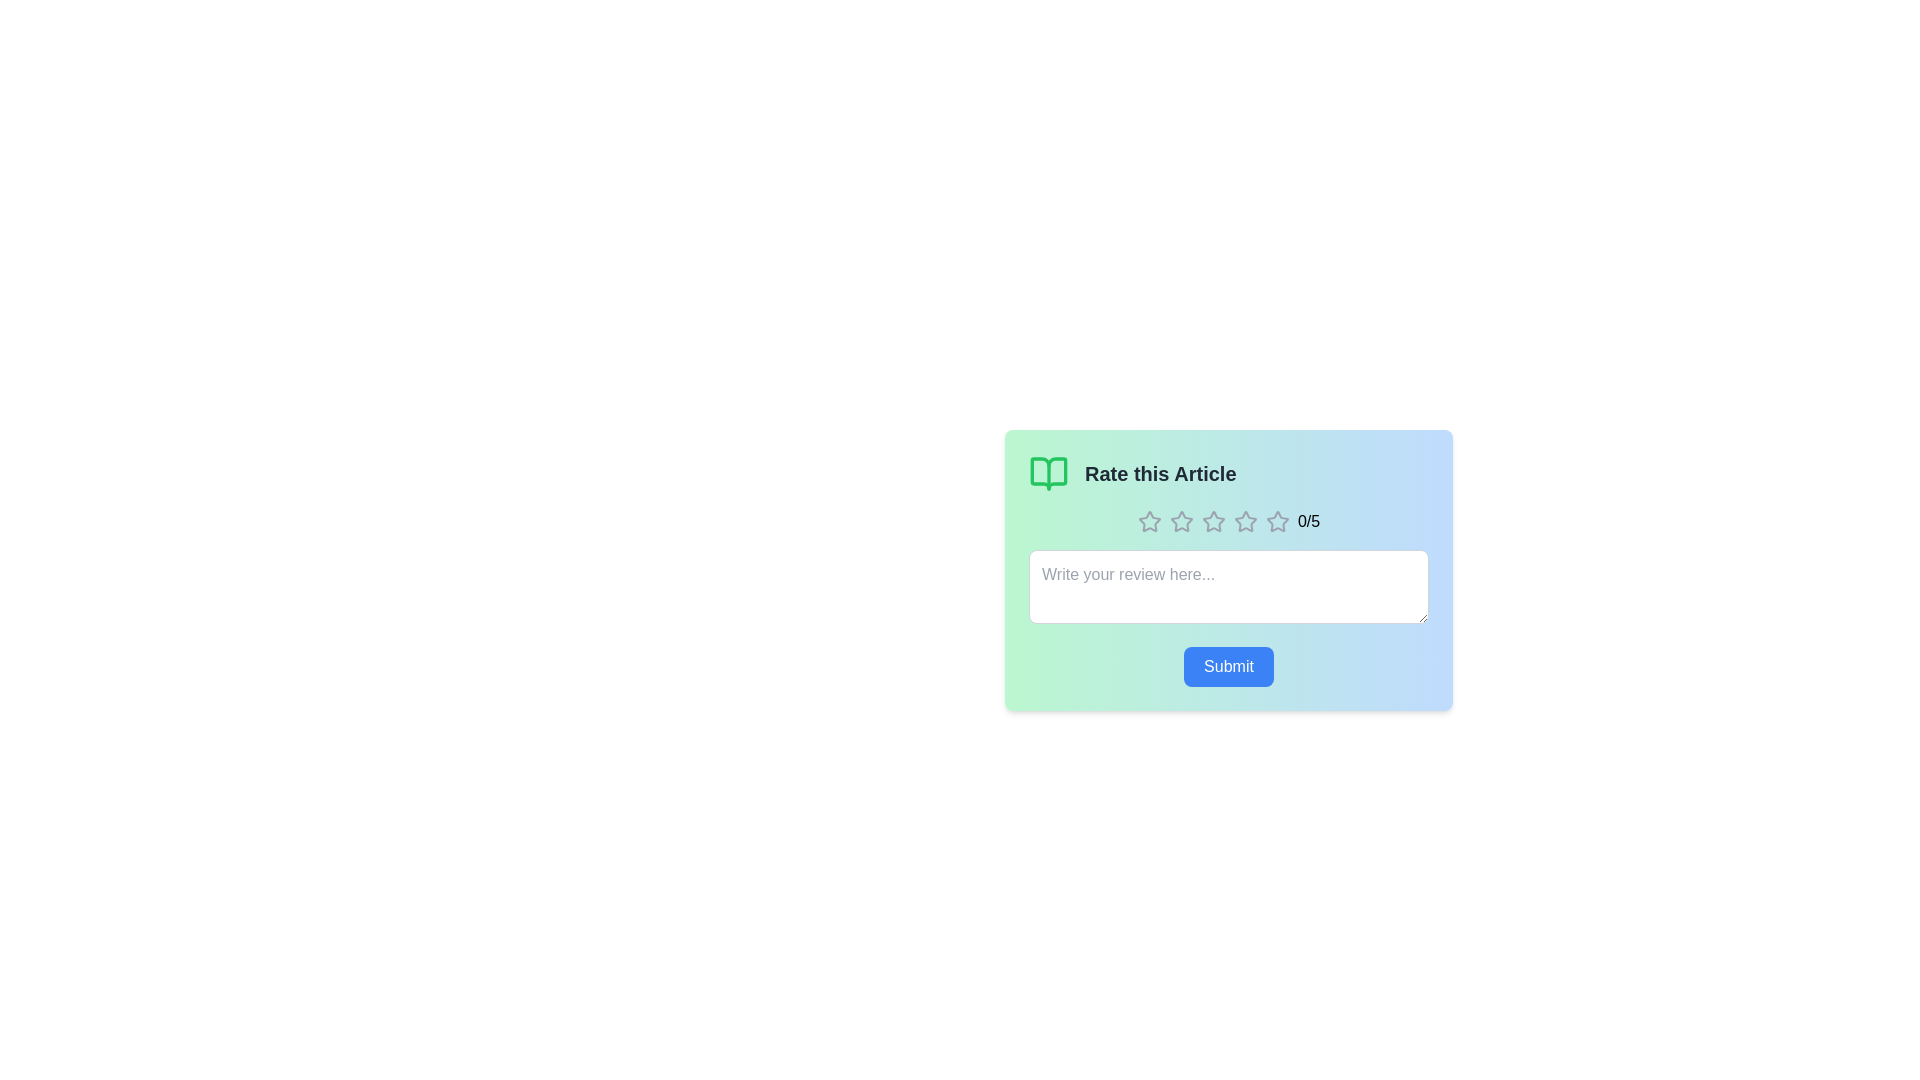 This screenshot has width=1920, height=1080. I want to click on the review textbox and input the text 'This is a great article!', so click(1227, 585).